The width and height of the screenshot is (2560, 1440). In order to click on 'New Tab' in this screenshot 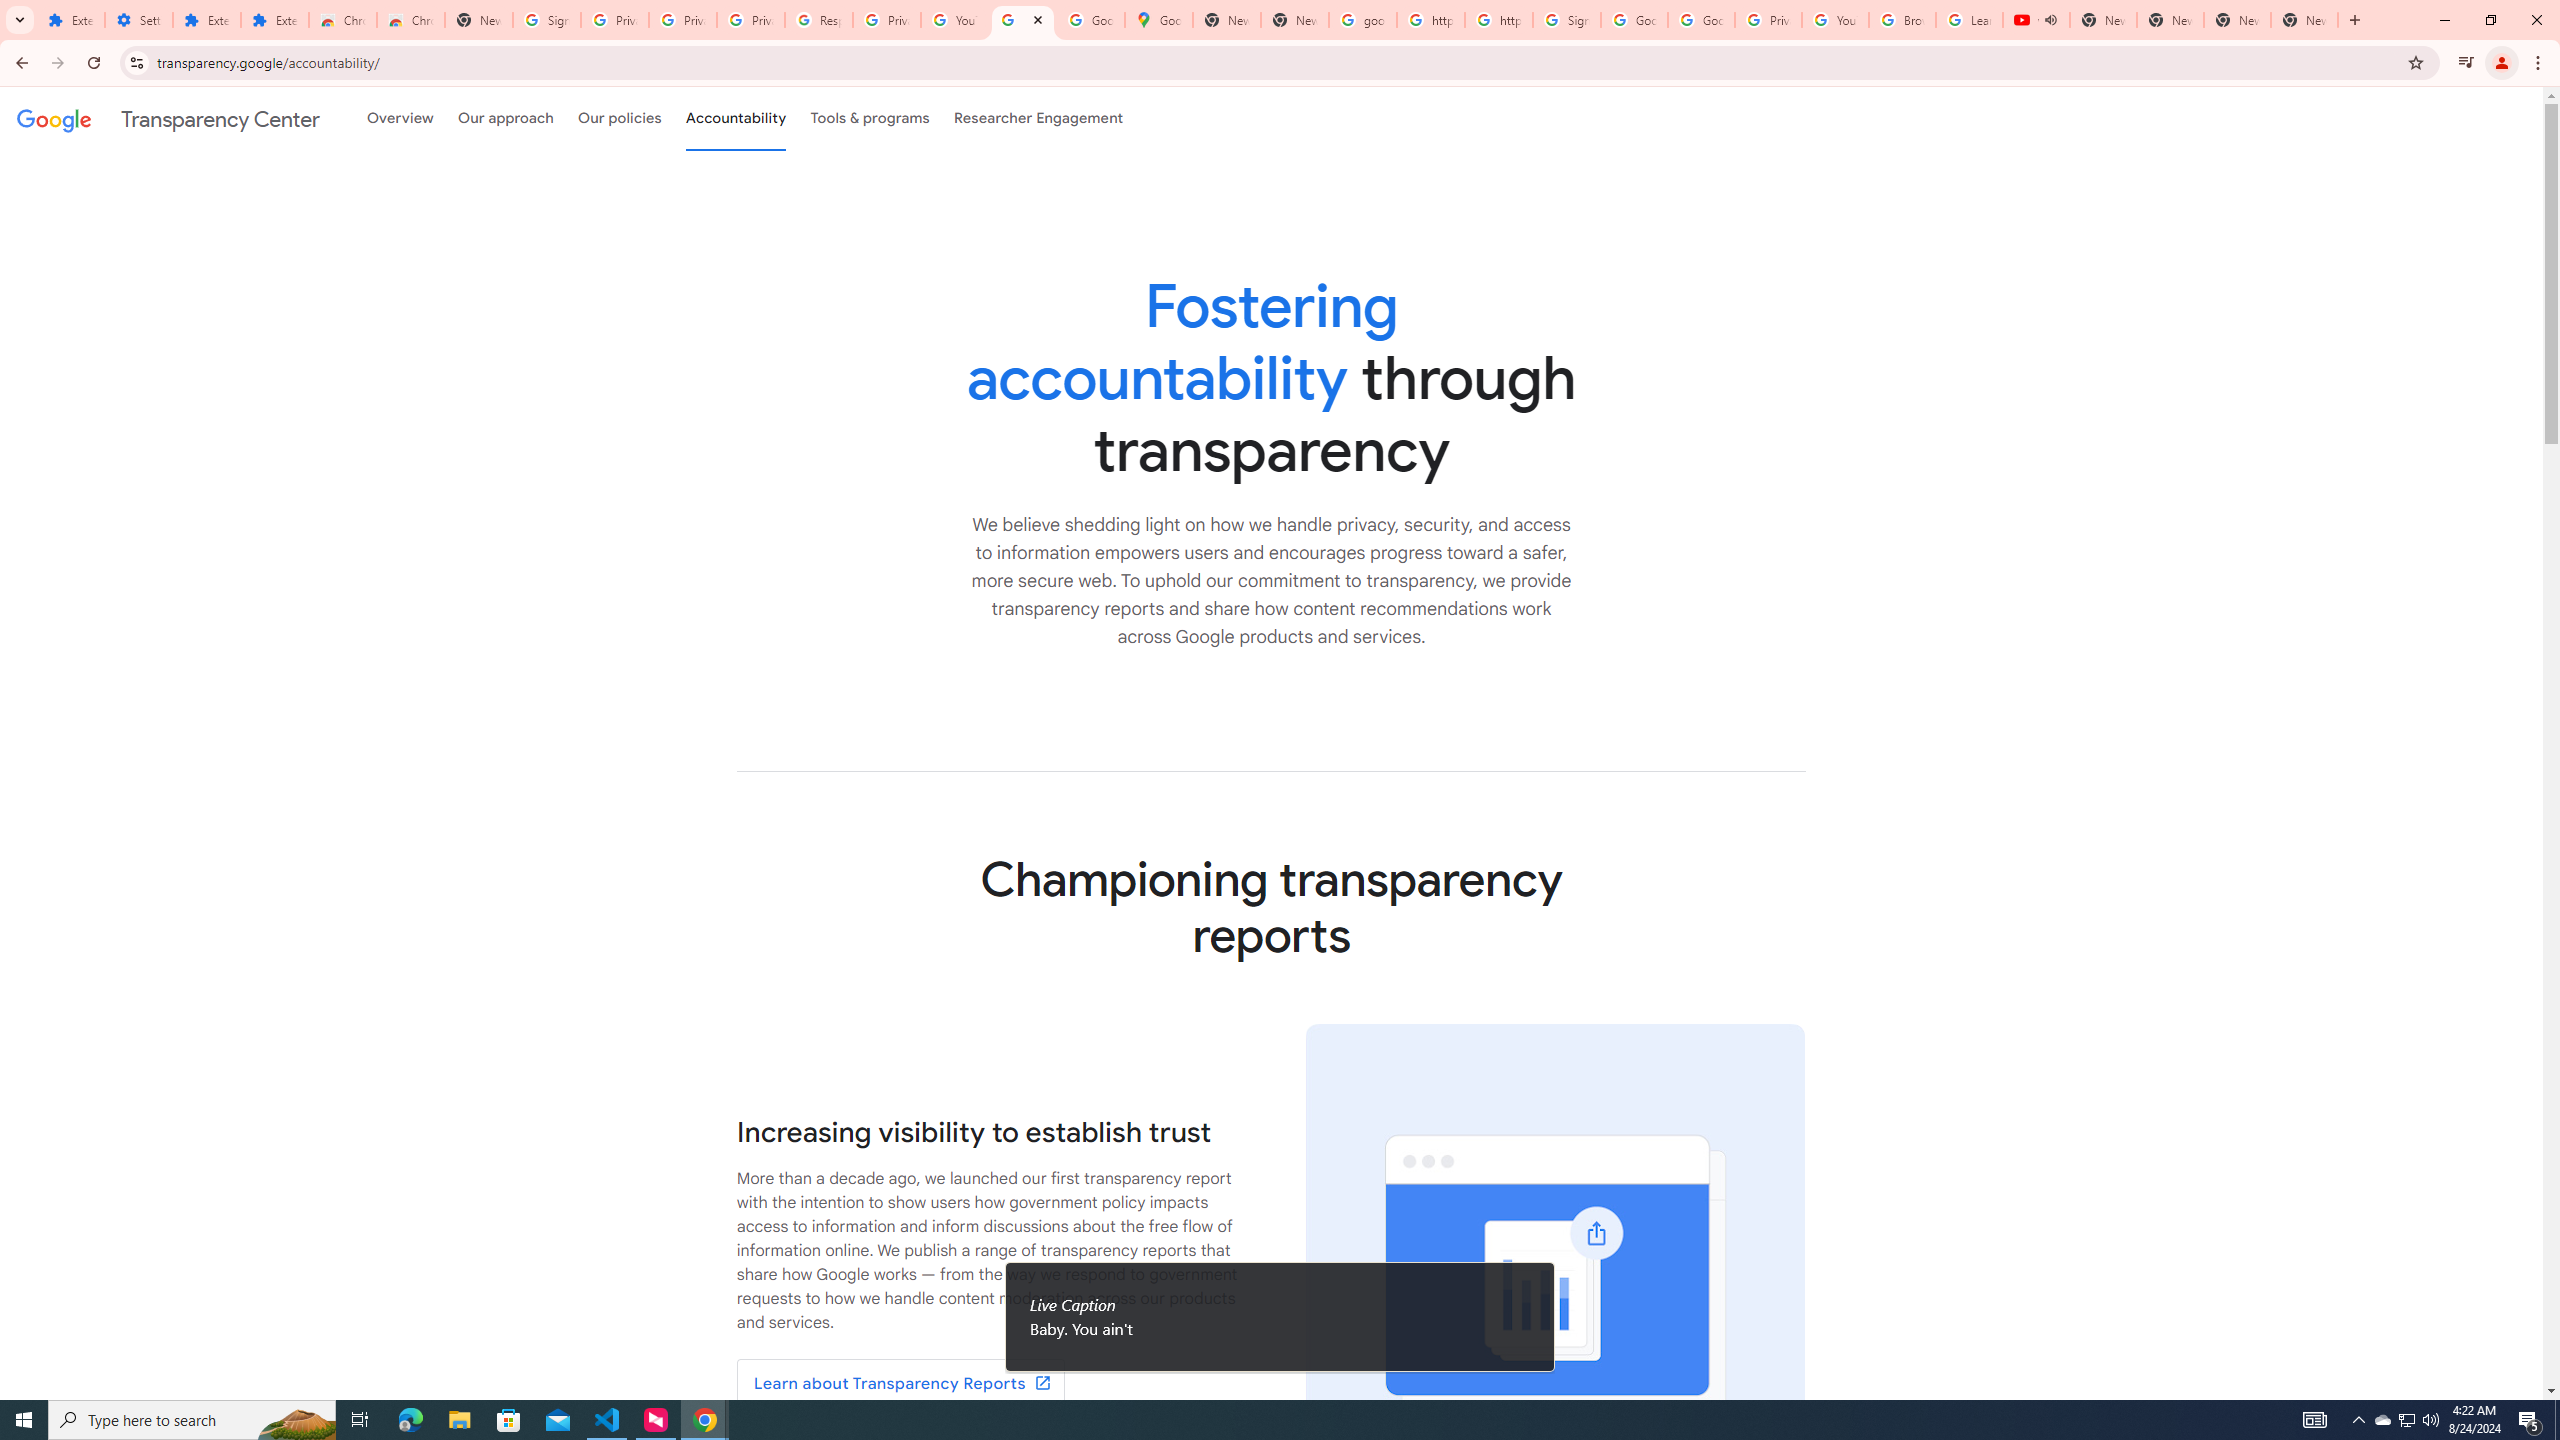, I will do `click(2304, 19)`.